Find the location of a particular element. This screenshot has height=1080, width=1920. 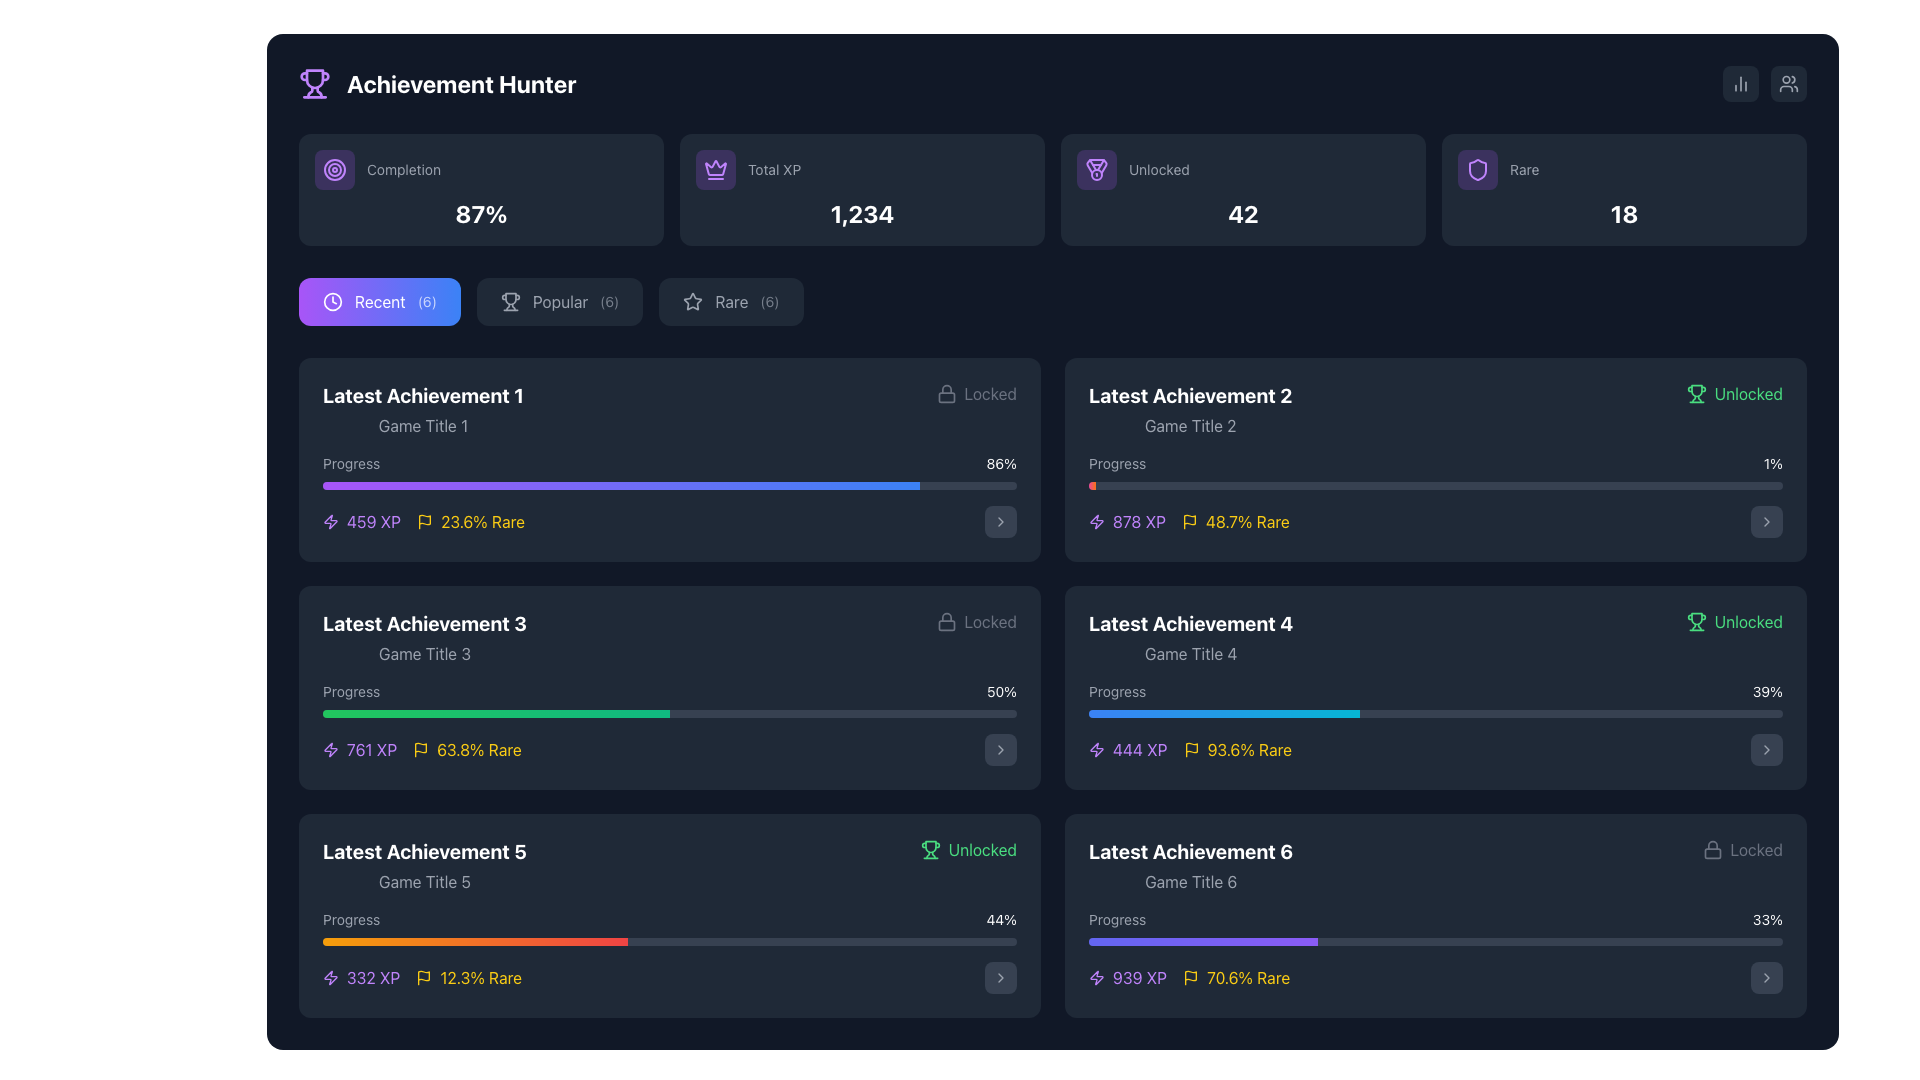

the SVG Icon that visually highlights the 'Rare' status of the achievement located to the left of the text '48.7% Rare' in the 'Latest Achievement 2' panel is located at coordinates (1190, 520).